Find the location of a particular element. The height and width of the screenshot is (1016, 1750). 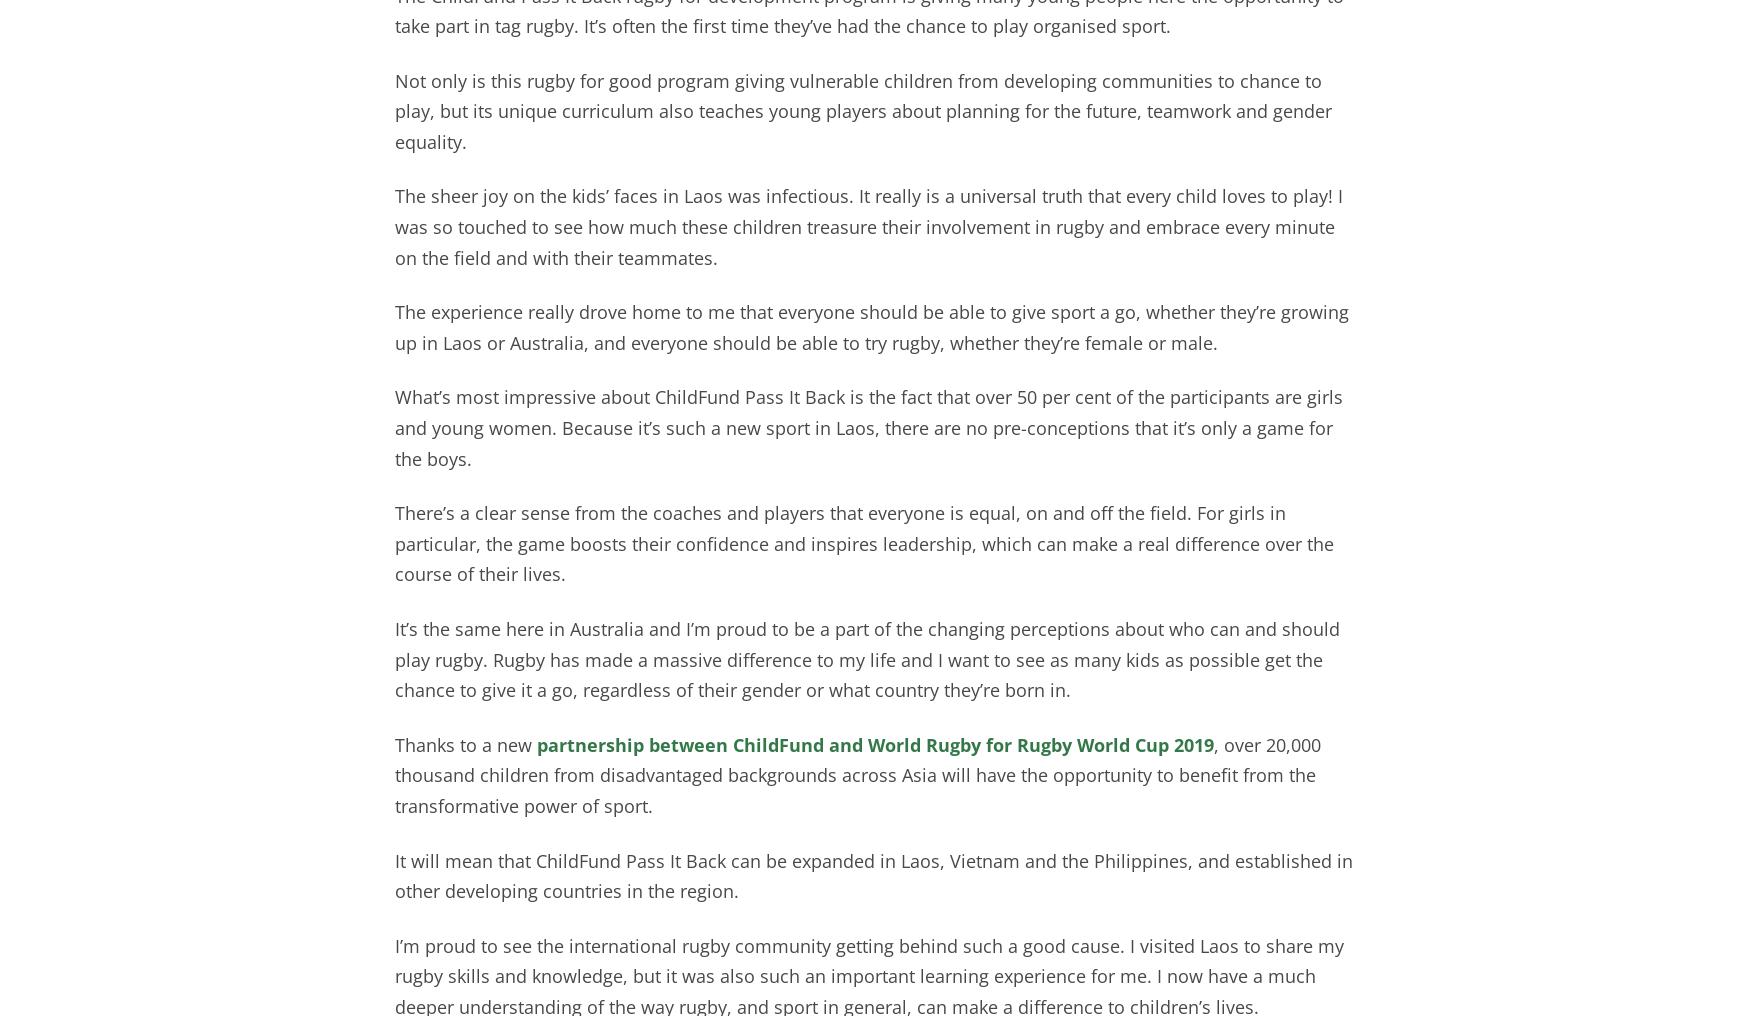

', over 20,000 thousand children from disadvantaged backgrounds across Asia will have the opportunity to benefit from the transformative power of sport.' is located at coordinates (393, 773).